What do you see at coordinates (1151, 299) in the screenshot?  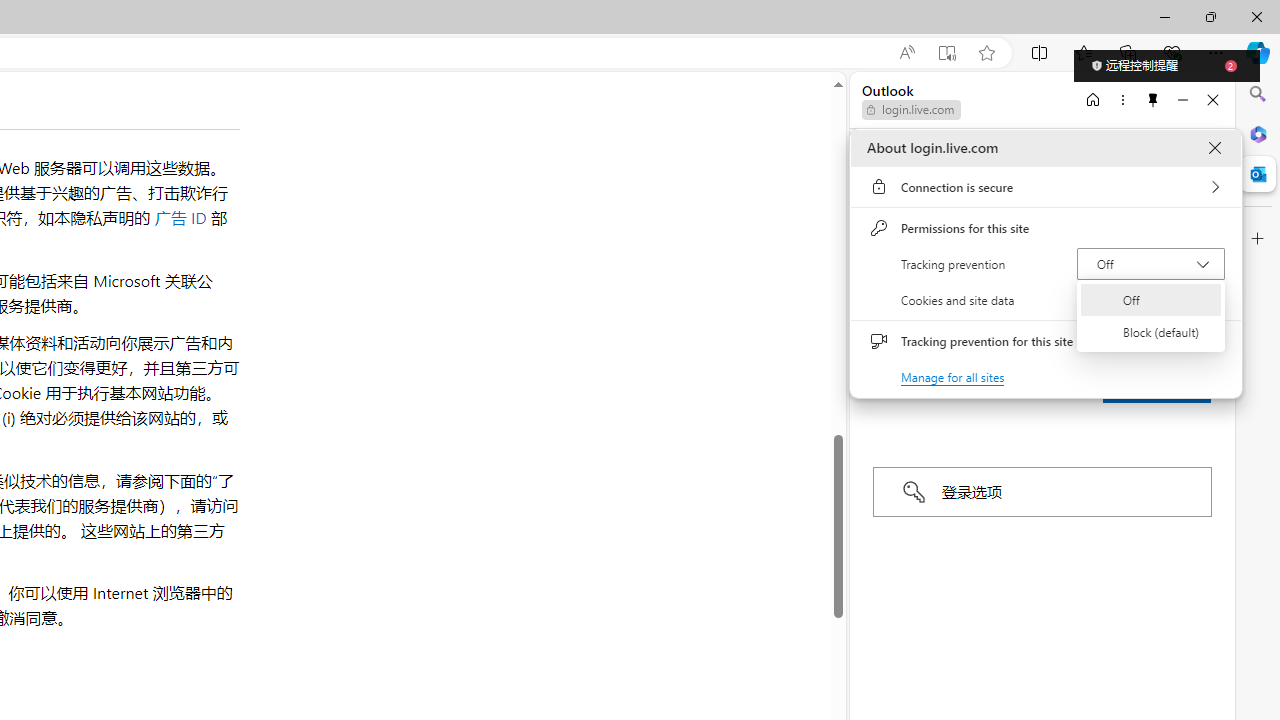 I see `'Off'` at bounding box center [1151, 299].